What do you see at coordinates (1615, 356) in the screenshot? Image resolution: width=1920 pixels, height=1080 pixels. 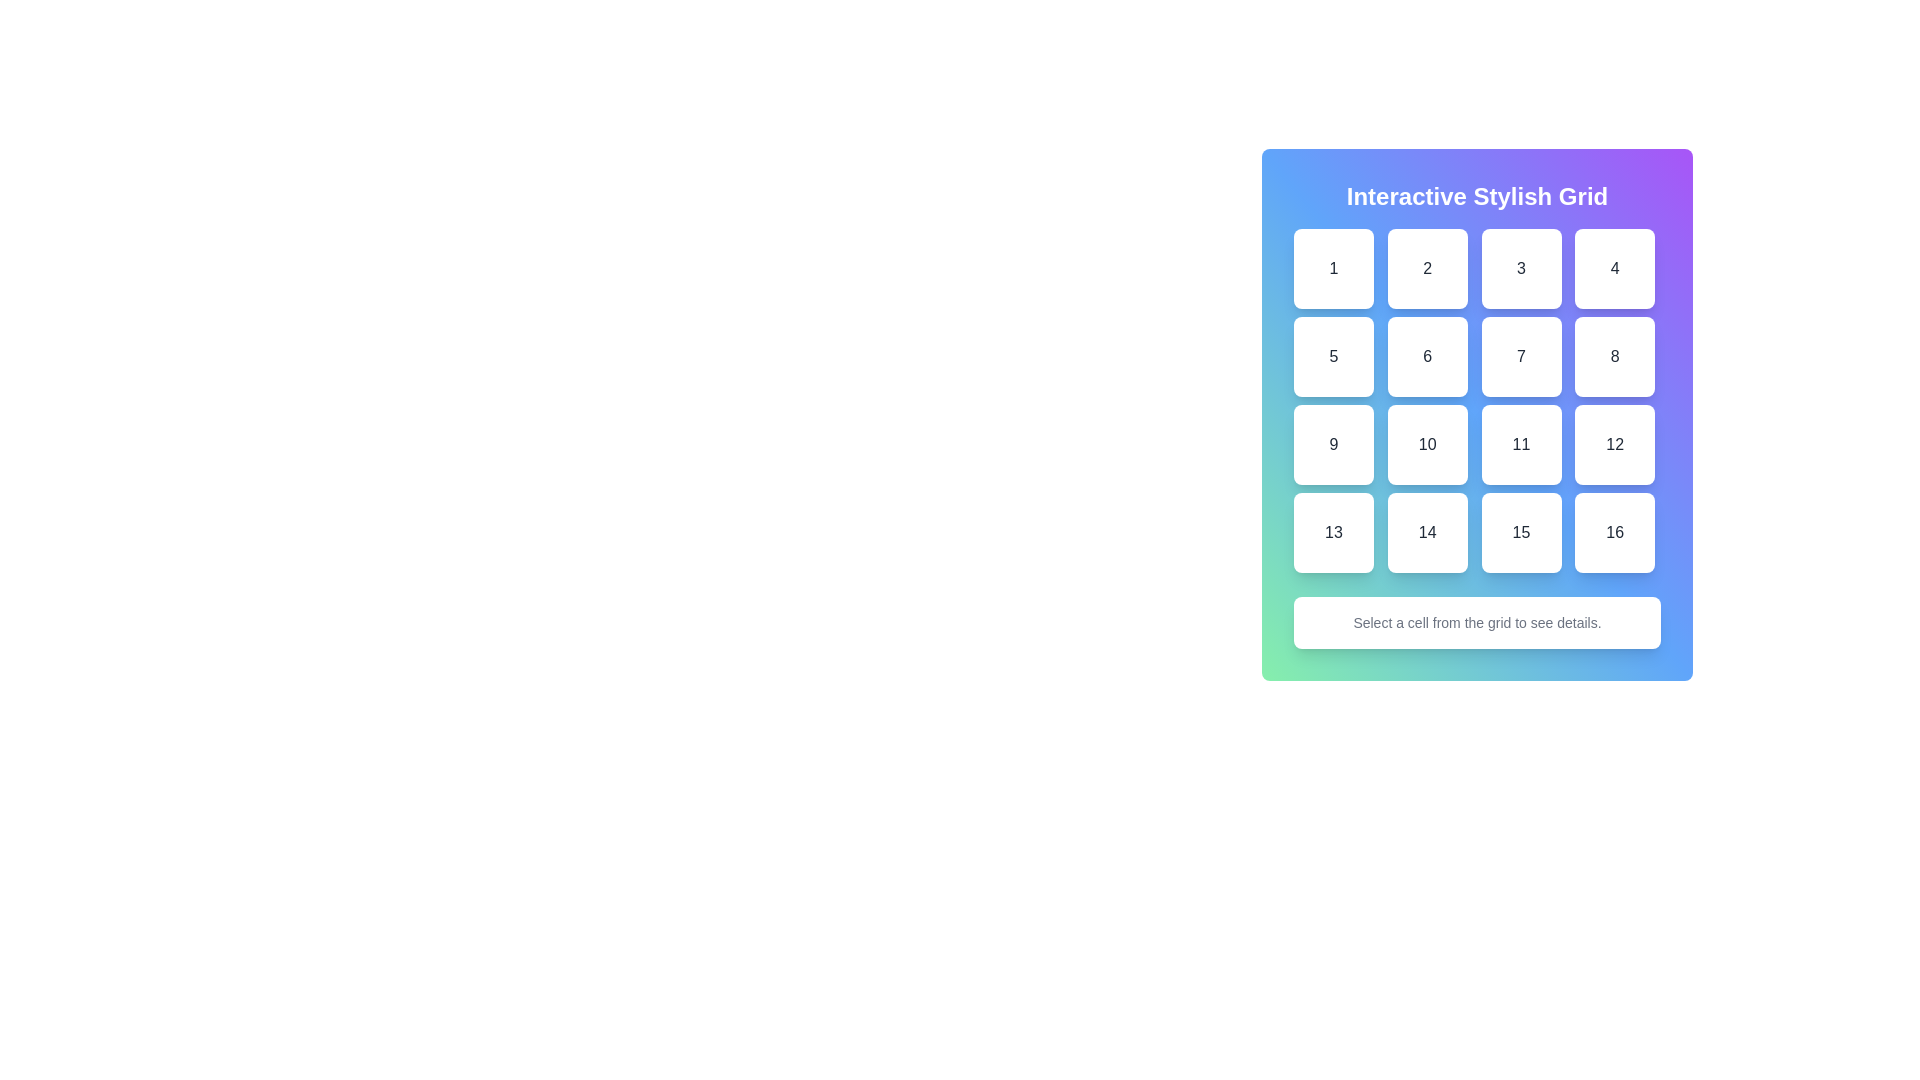 I see `the square-shaped button with a bold number '8' at the center, located` at bounding box center [1615, 356].